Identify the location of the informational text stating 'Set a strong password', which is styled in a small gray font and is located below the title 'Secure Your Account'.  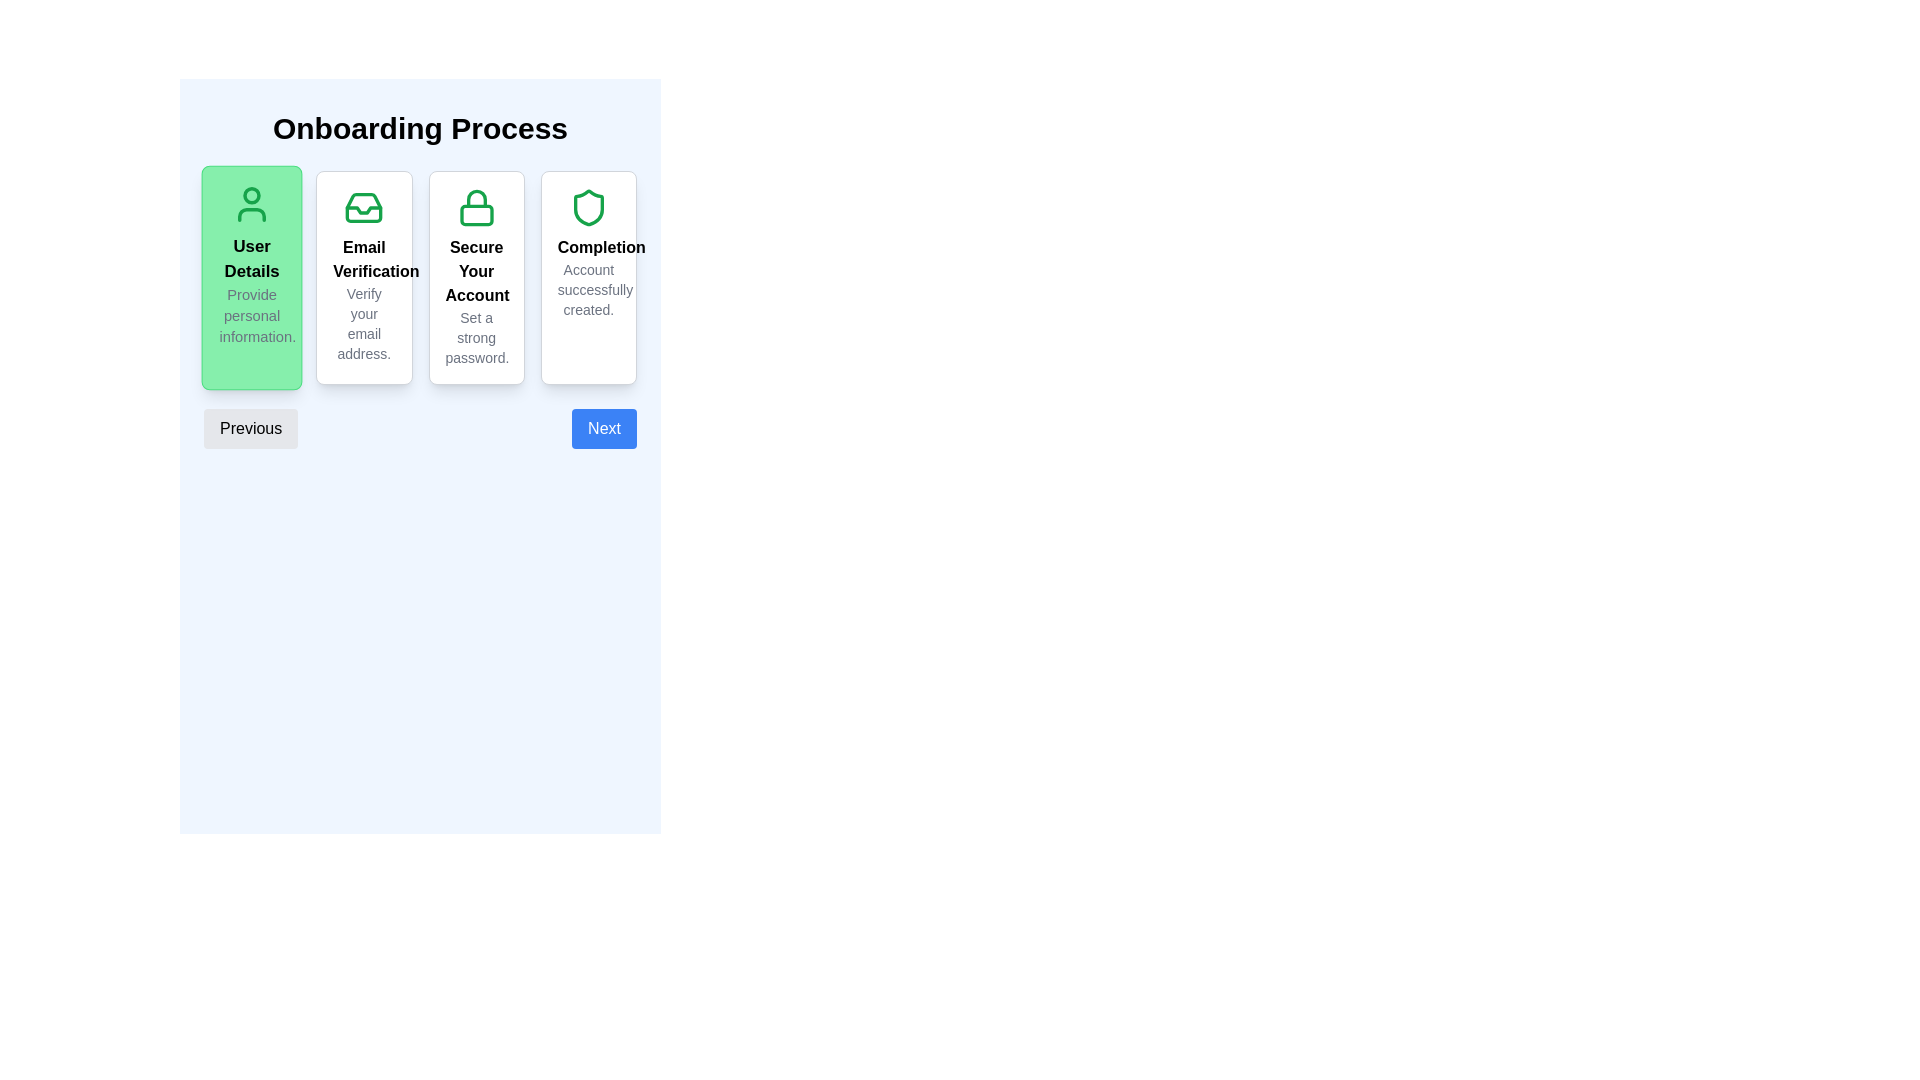
(475, 337).